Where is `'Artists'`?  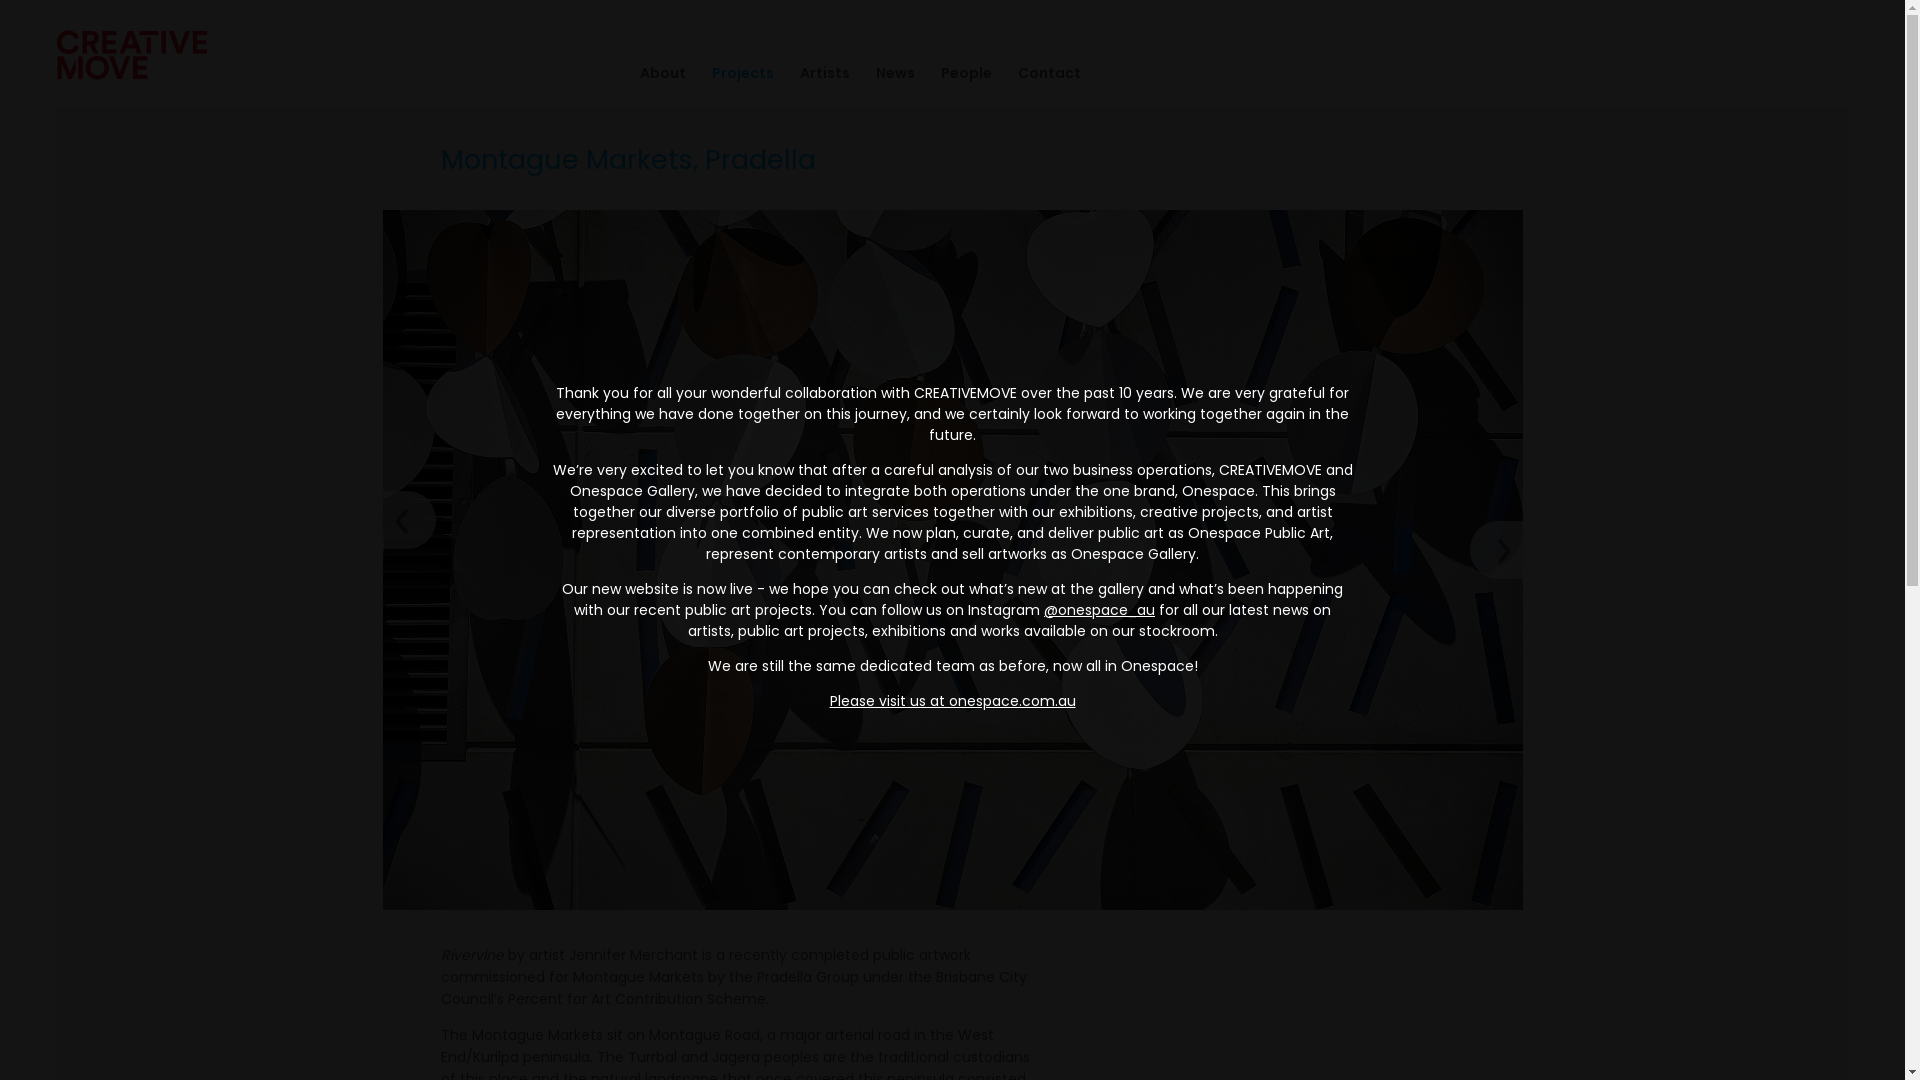
'Artists' is located at coordinates (772, 72).